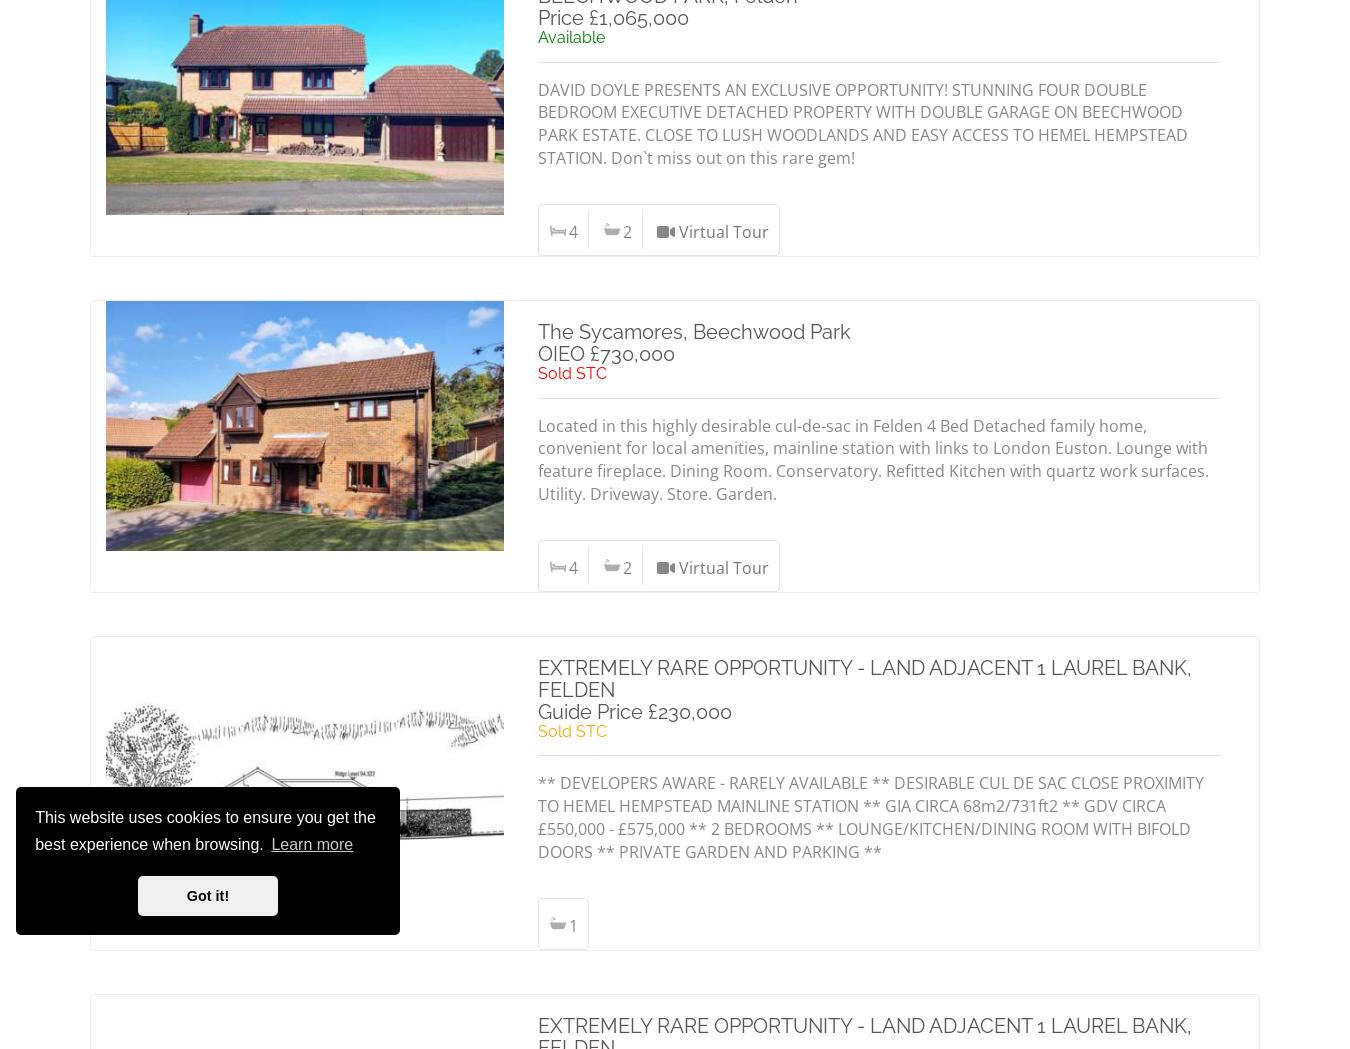 This screenshot has width=1350, height=1049. What do you see at coordinates (863, 123) in the screenshot?
I see `'DAVID DOYLE PRESENTS AN EXCLUSIVE OPPORTUNITY! STUNNING FOUR DOUBLE BEDROOM EXECUTIVE DETACHED PROPERTY WITH DOUBLE GARAGE ON BEECHWOOD PARK ESTATE. CLOSE TO LUSH WOODLANDS AND EASY ACCESS TO HEMEL HEMPSTEAD STATION. Don`t miss out on this rare gem!'` at bounding box center [863, 123].